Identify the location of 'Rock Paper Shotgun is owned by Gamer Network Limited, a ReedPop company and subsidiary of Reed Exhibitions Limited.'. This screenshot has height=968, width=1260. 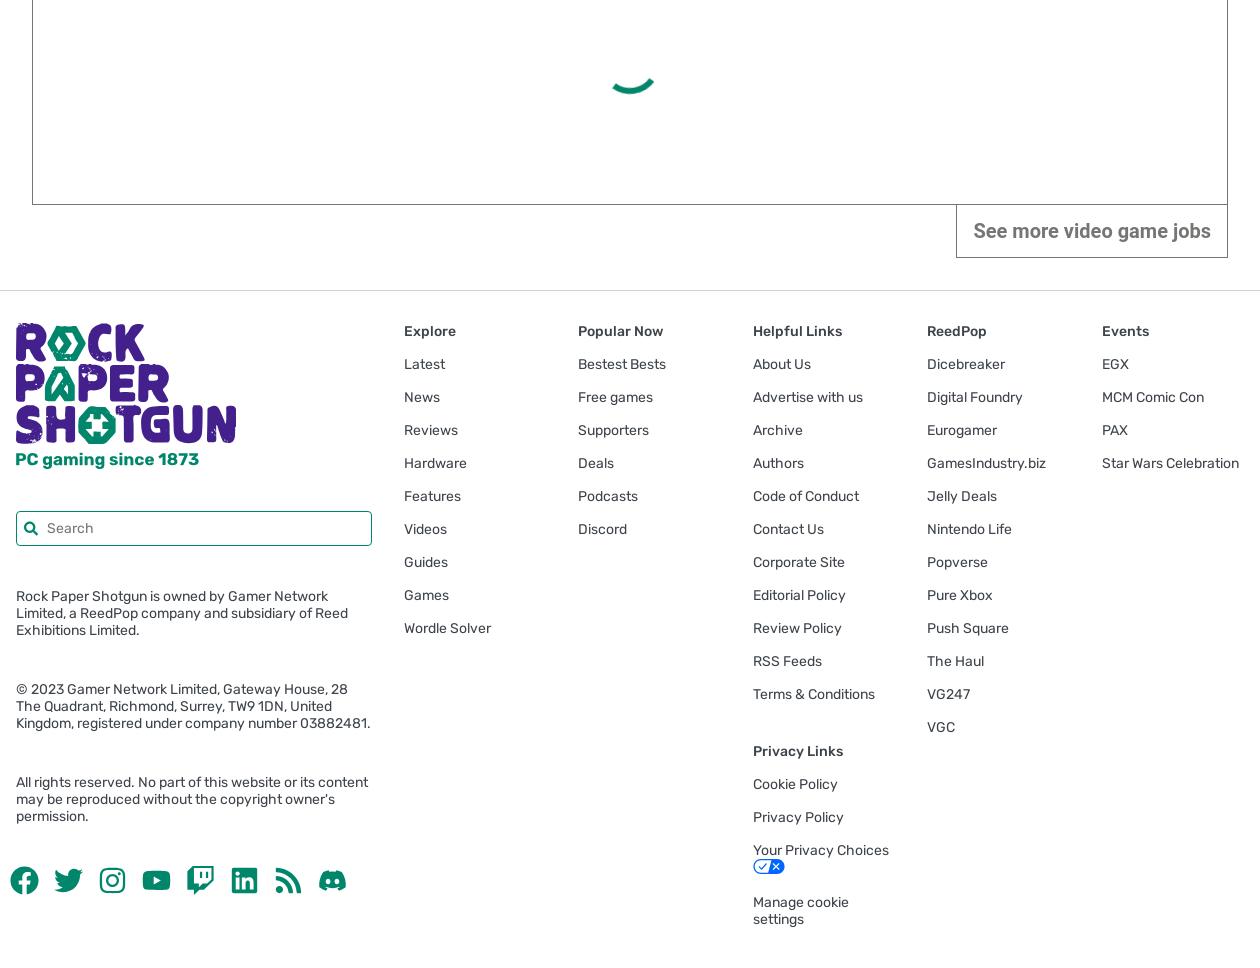
(181, 611).